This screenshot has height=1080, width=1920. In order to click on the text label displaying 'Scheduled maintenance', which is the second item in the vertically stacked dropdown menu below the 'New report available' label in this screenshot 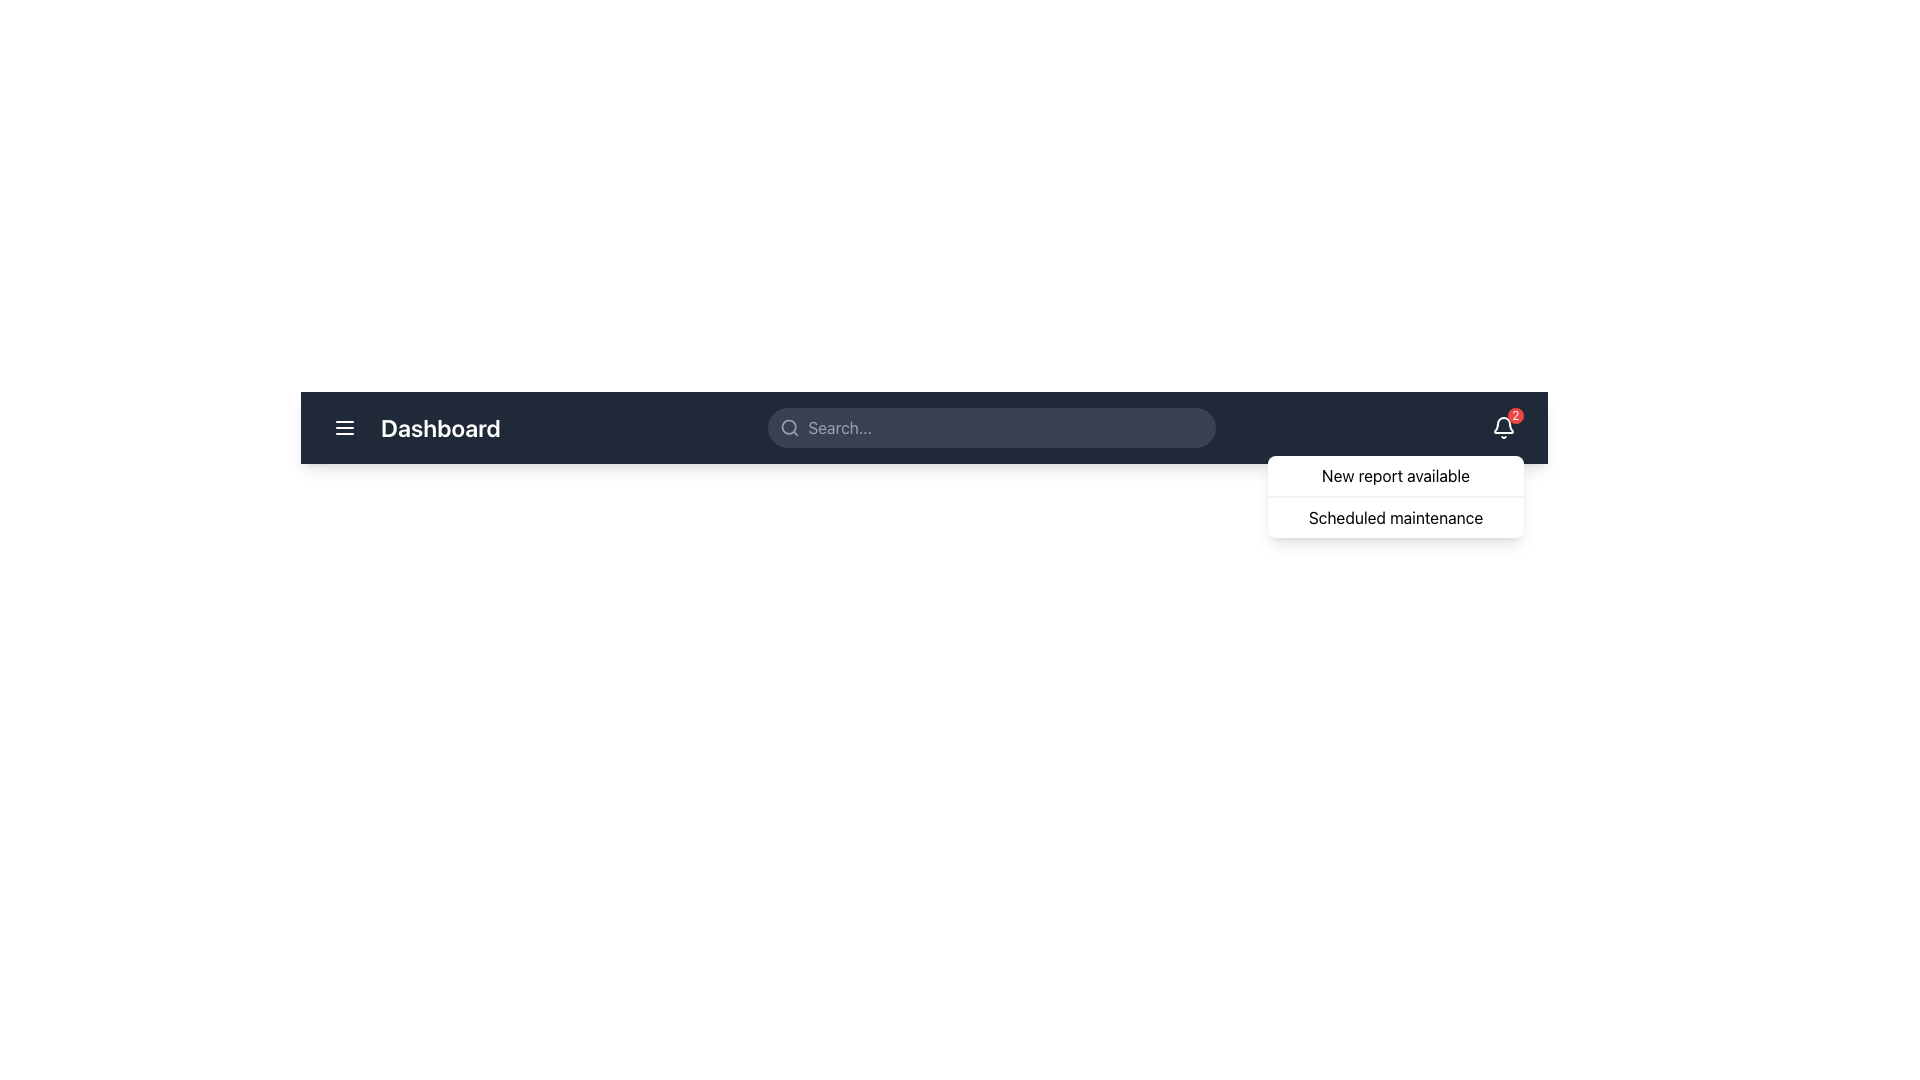, I will do `click(1395, 515)`.